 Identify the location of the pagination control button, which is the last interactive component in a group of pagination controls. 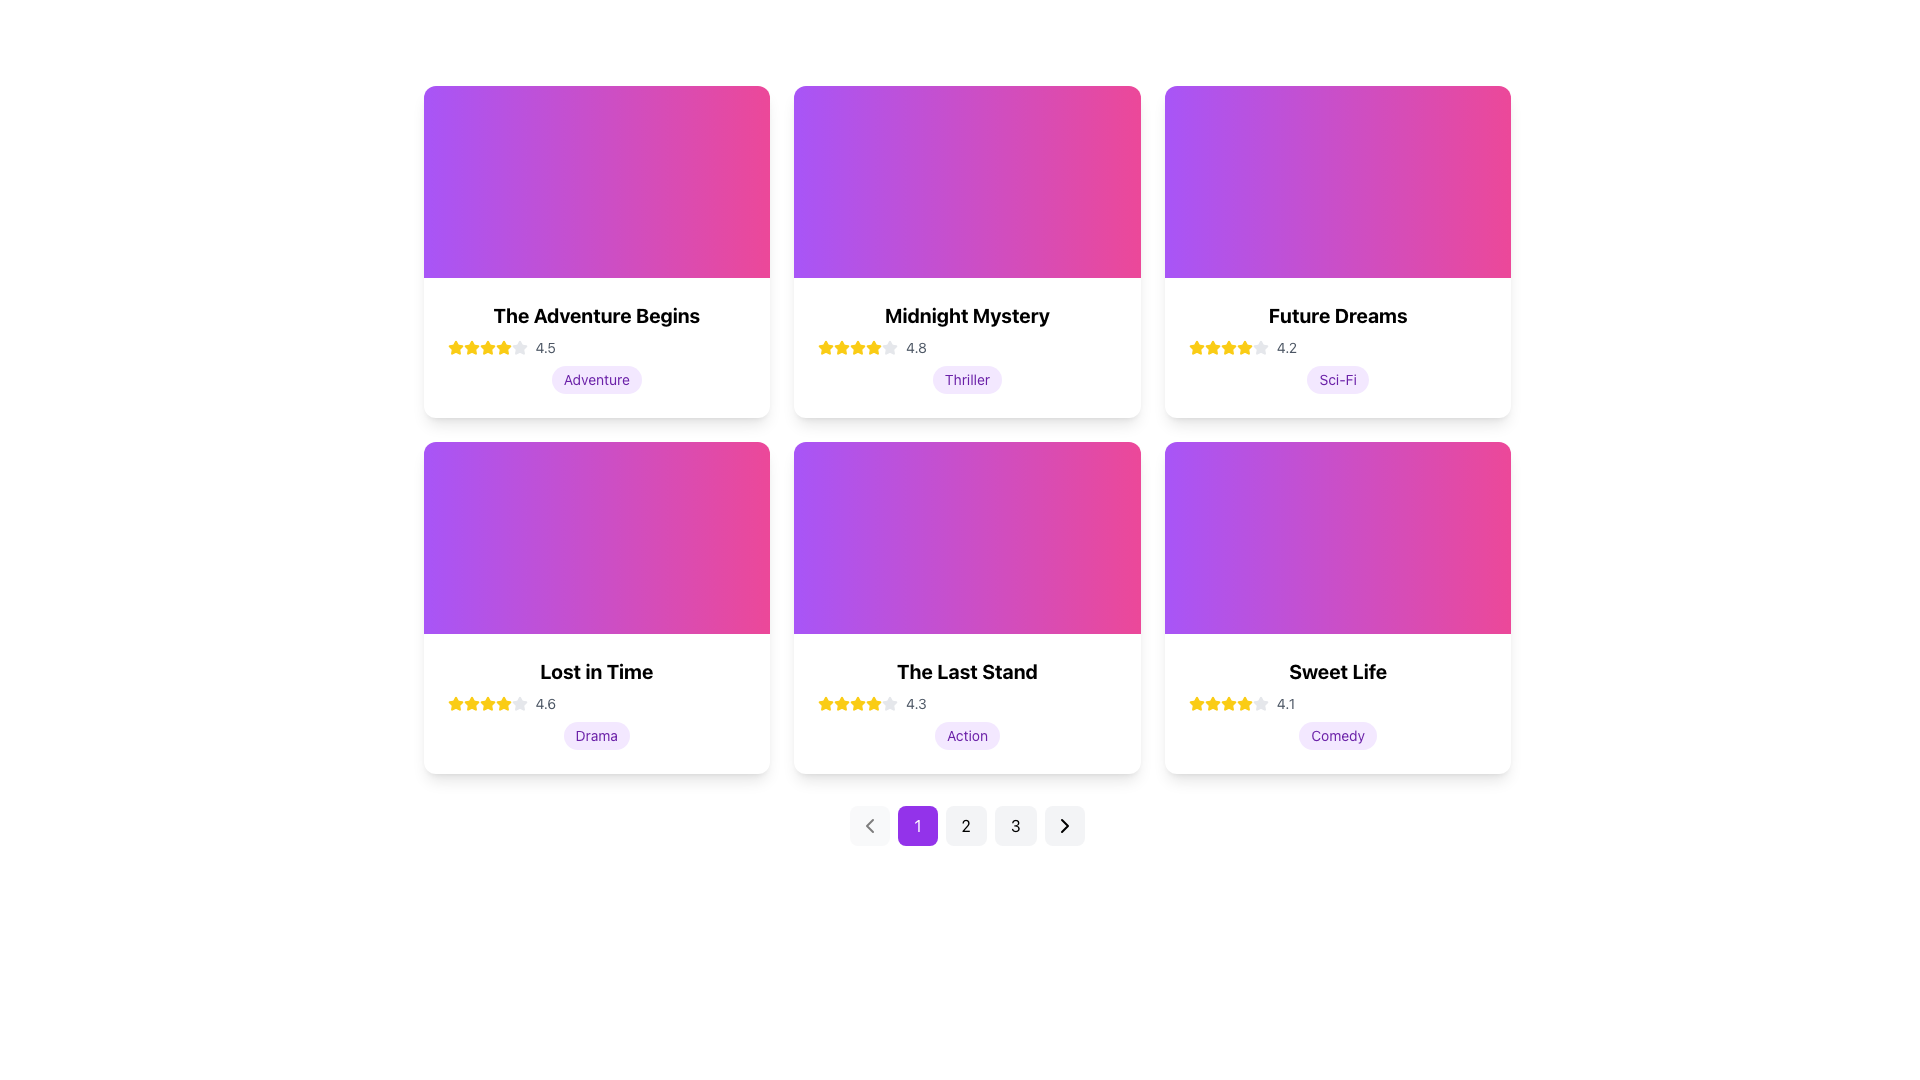
(1063, 825).